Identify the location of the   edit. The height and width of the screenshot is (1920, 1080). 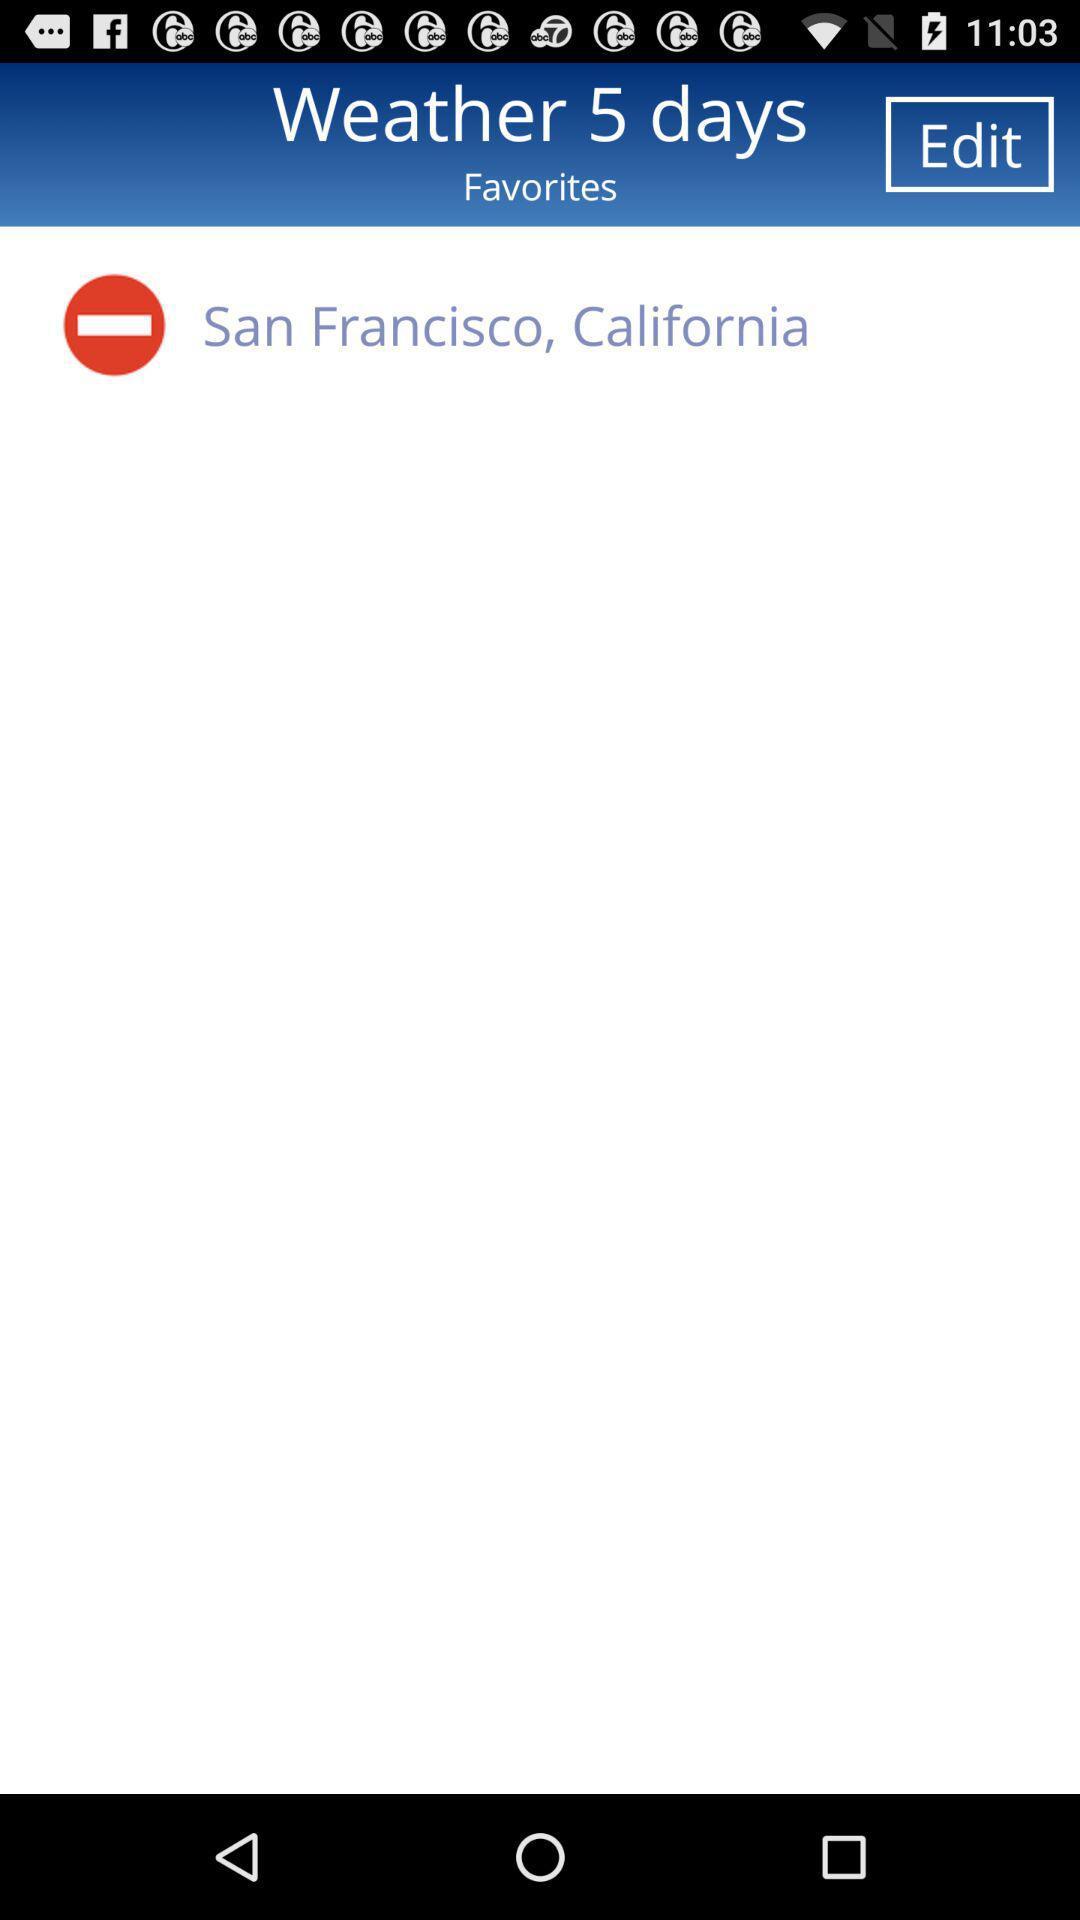
(968, 143).